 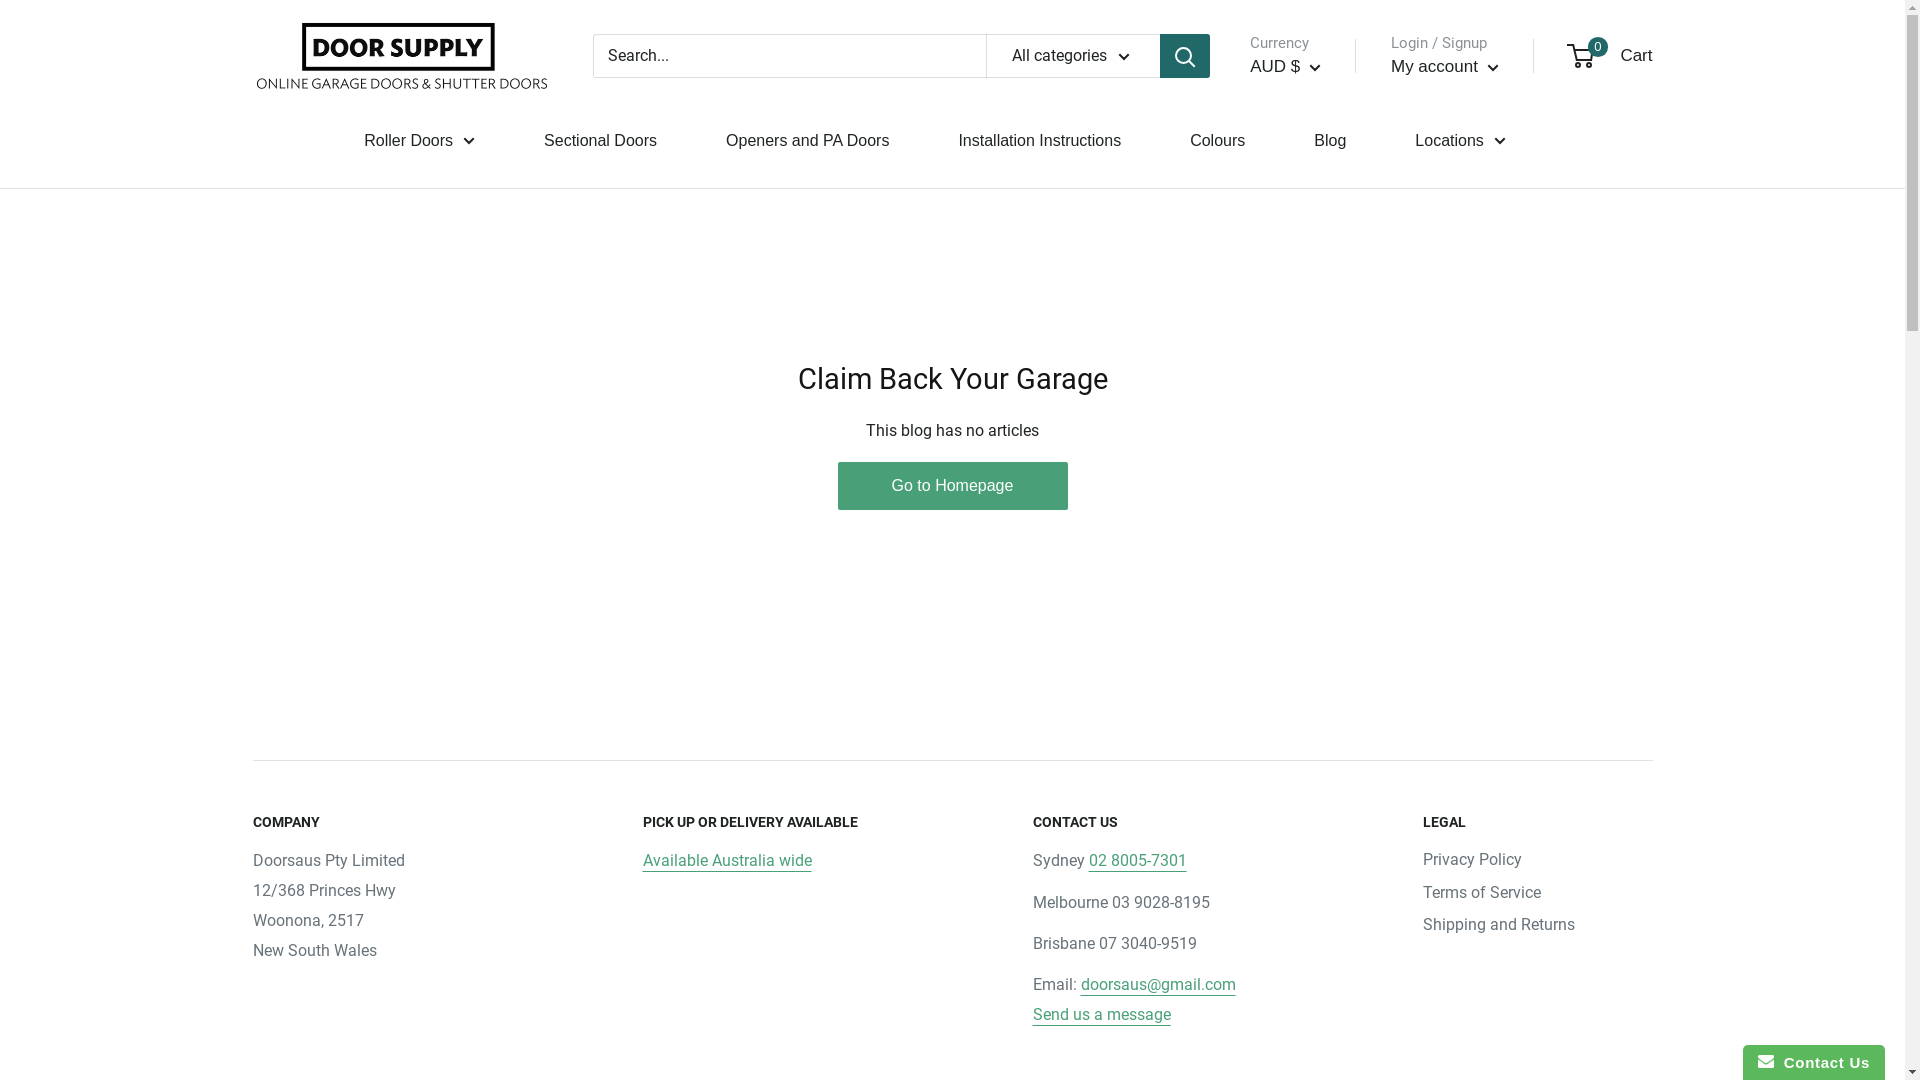 What do you see at coordinates (1087, 859) in the screenshot?
I see `'02 8005-7301'` at bounding box center [1087, 859].